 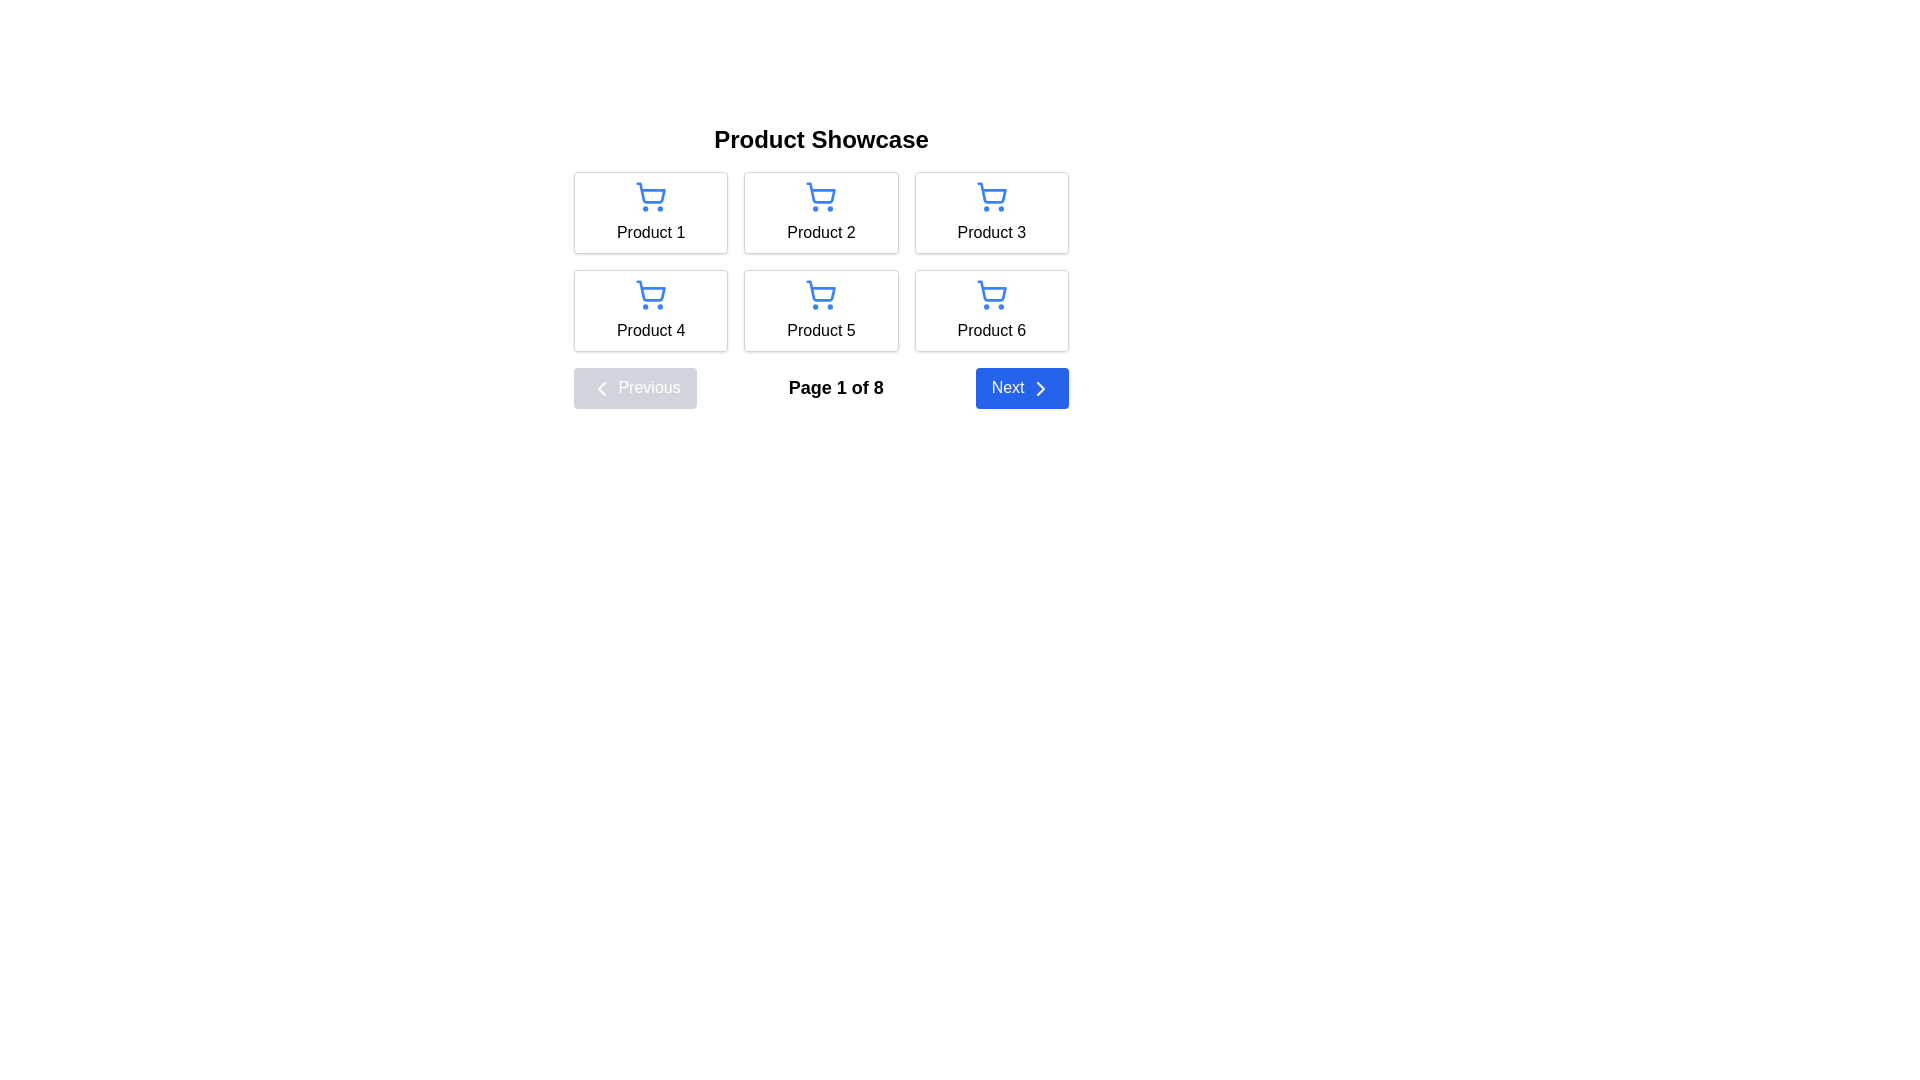 I want to click on product name displayed on the second product display card in the first row of the grid layout, so click(x=821, y=212).